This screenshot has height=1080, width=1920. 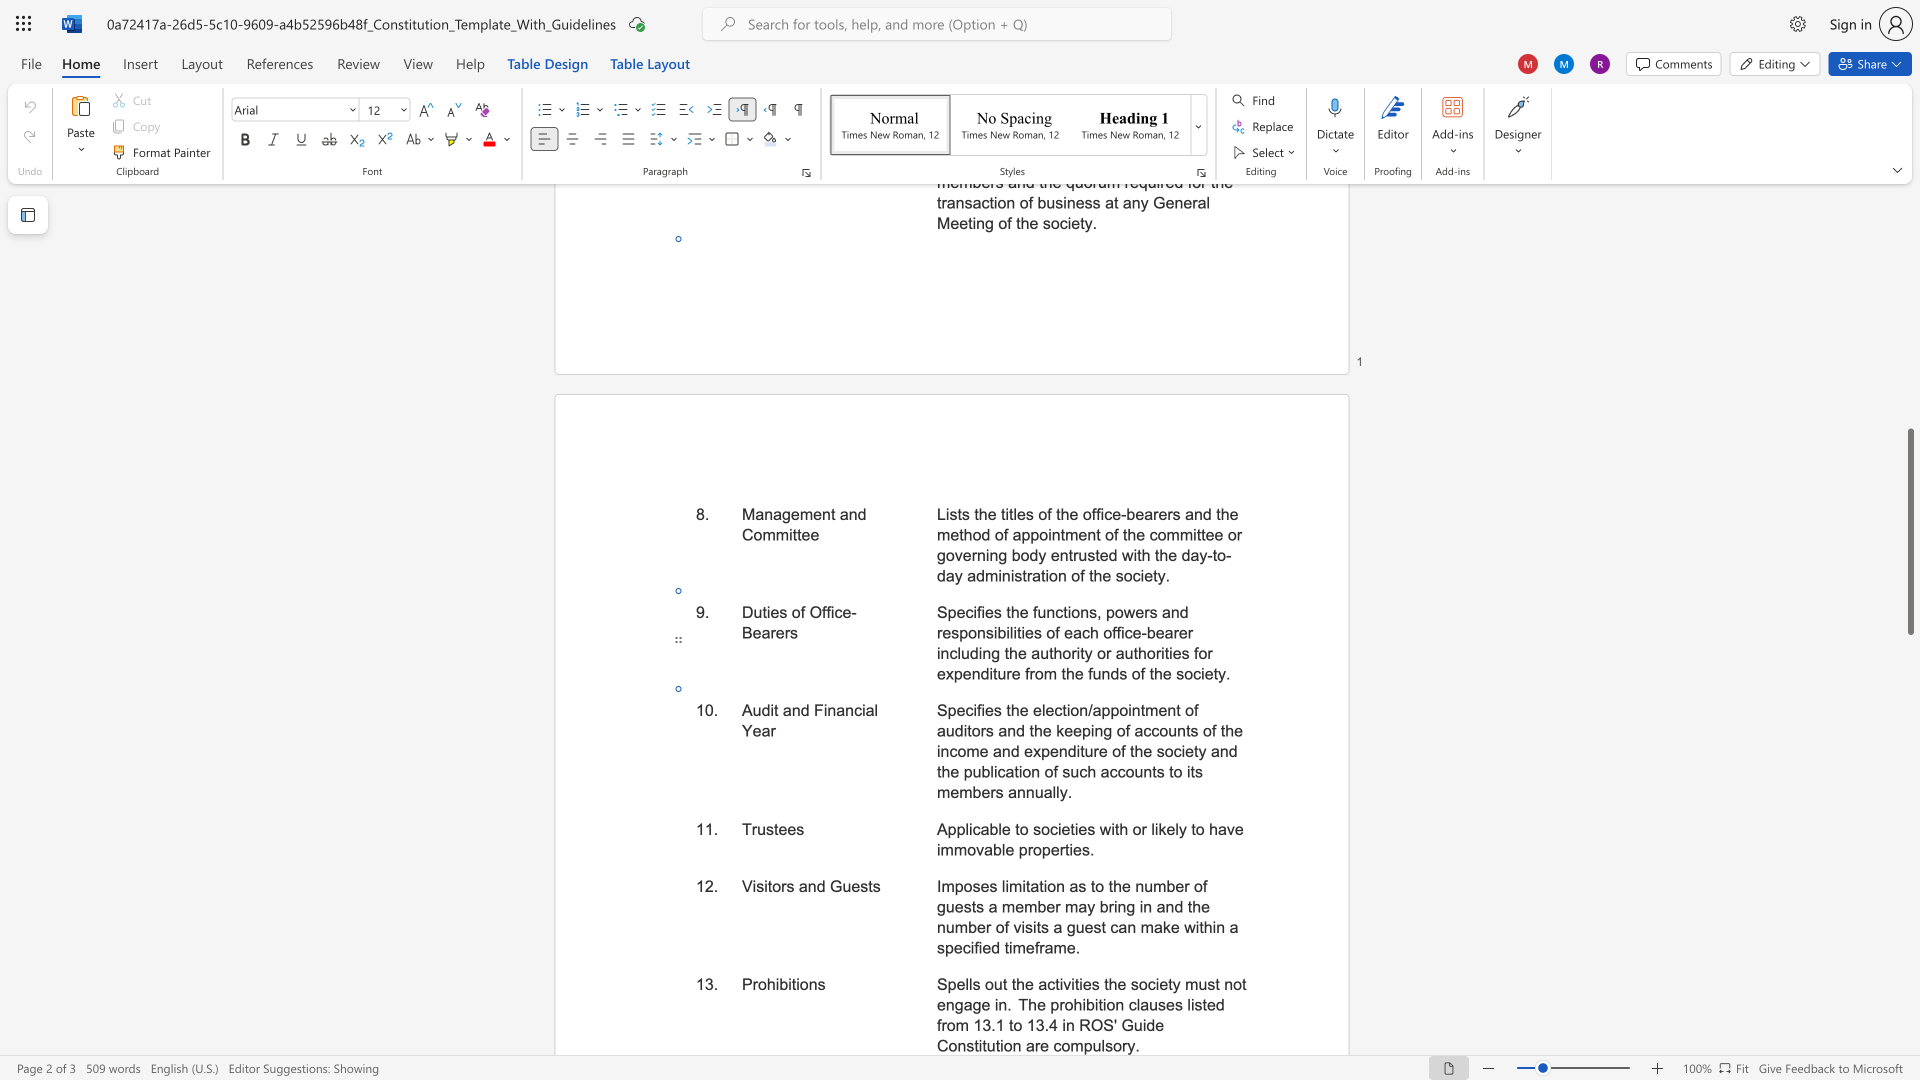 I want to click on the space between the continuous character "d" and "e" in the text, so click(x=1155, y=1025).